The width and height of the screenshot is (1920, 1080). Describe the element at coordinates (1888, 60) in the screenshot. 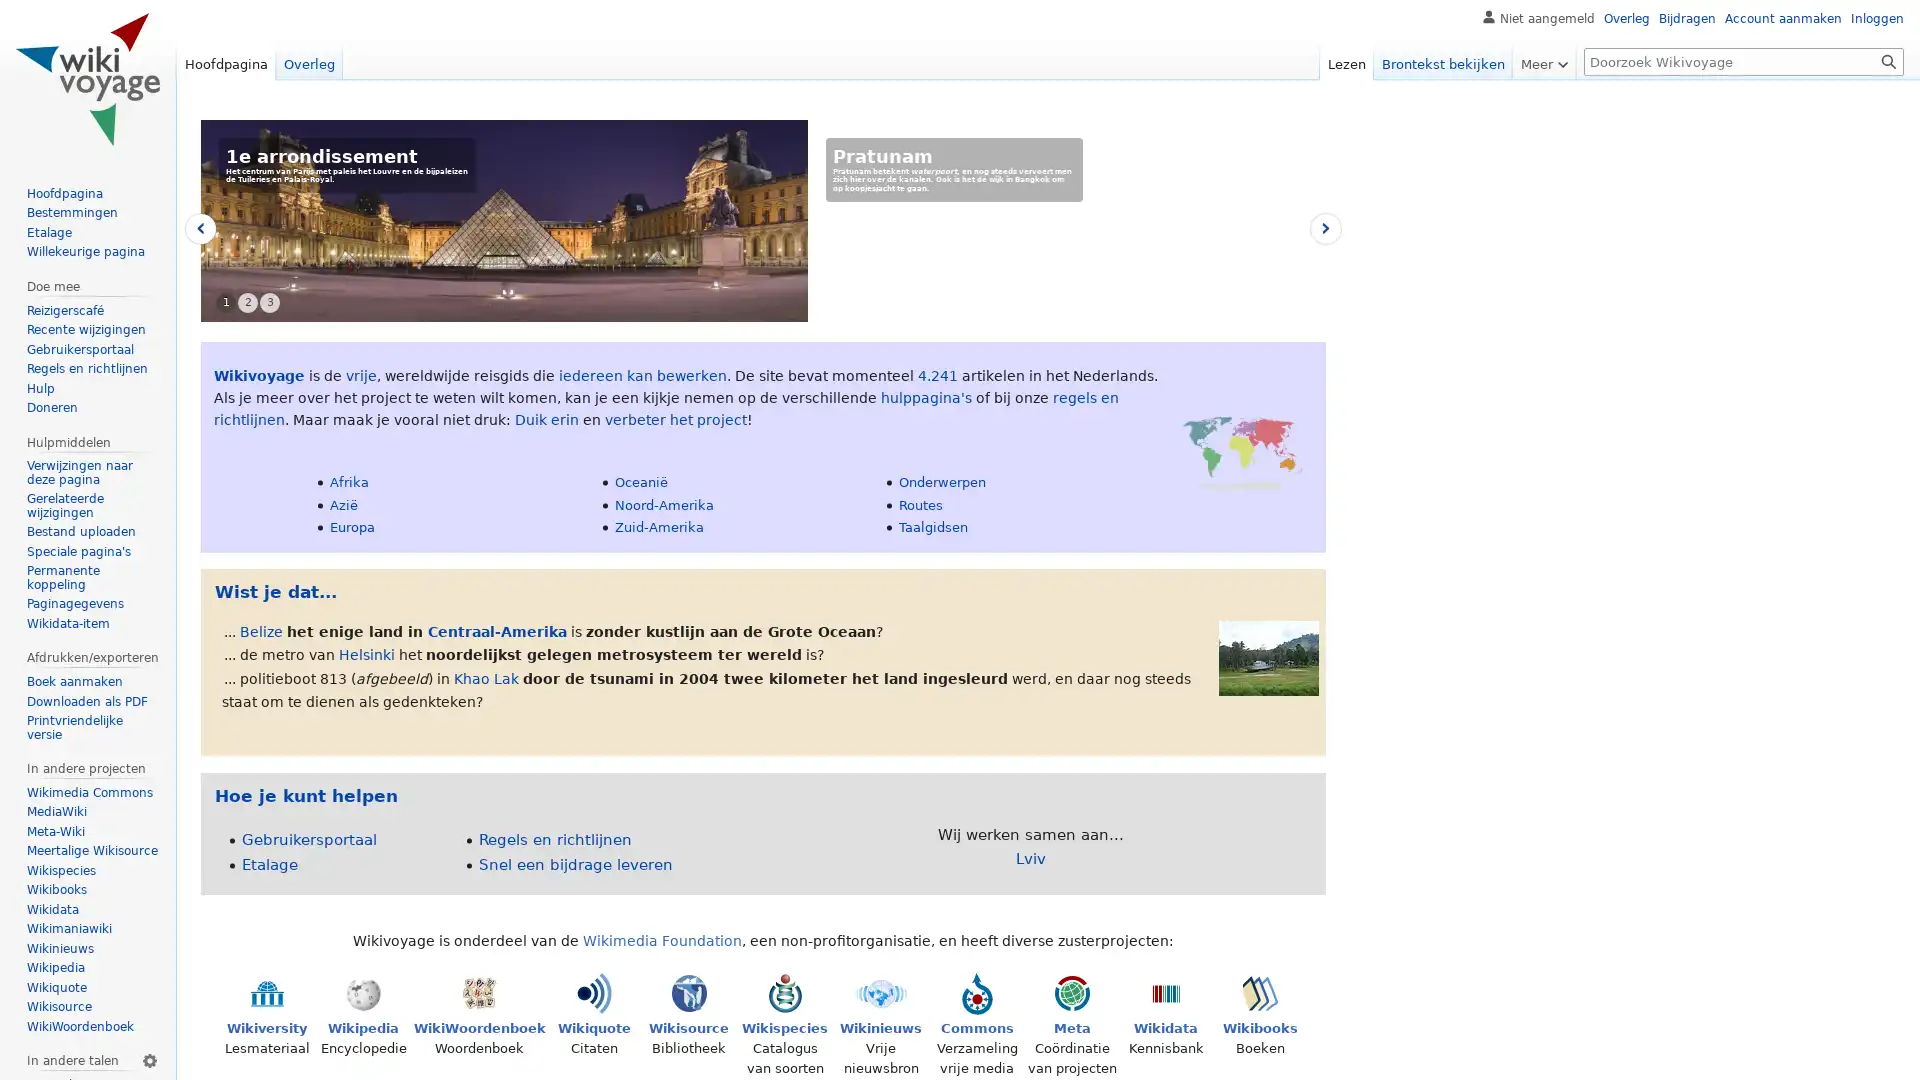

I see `Zoeken` at that location.